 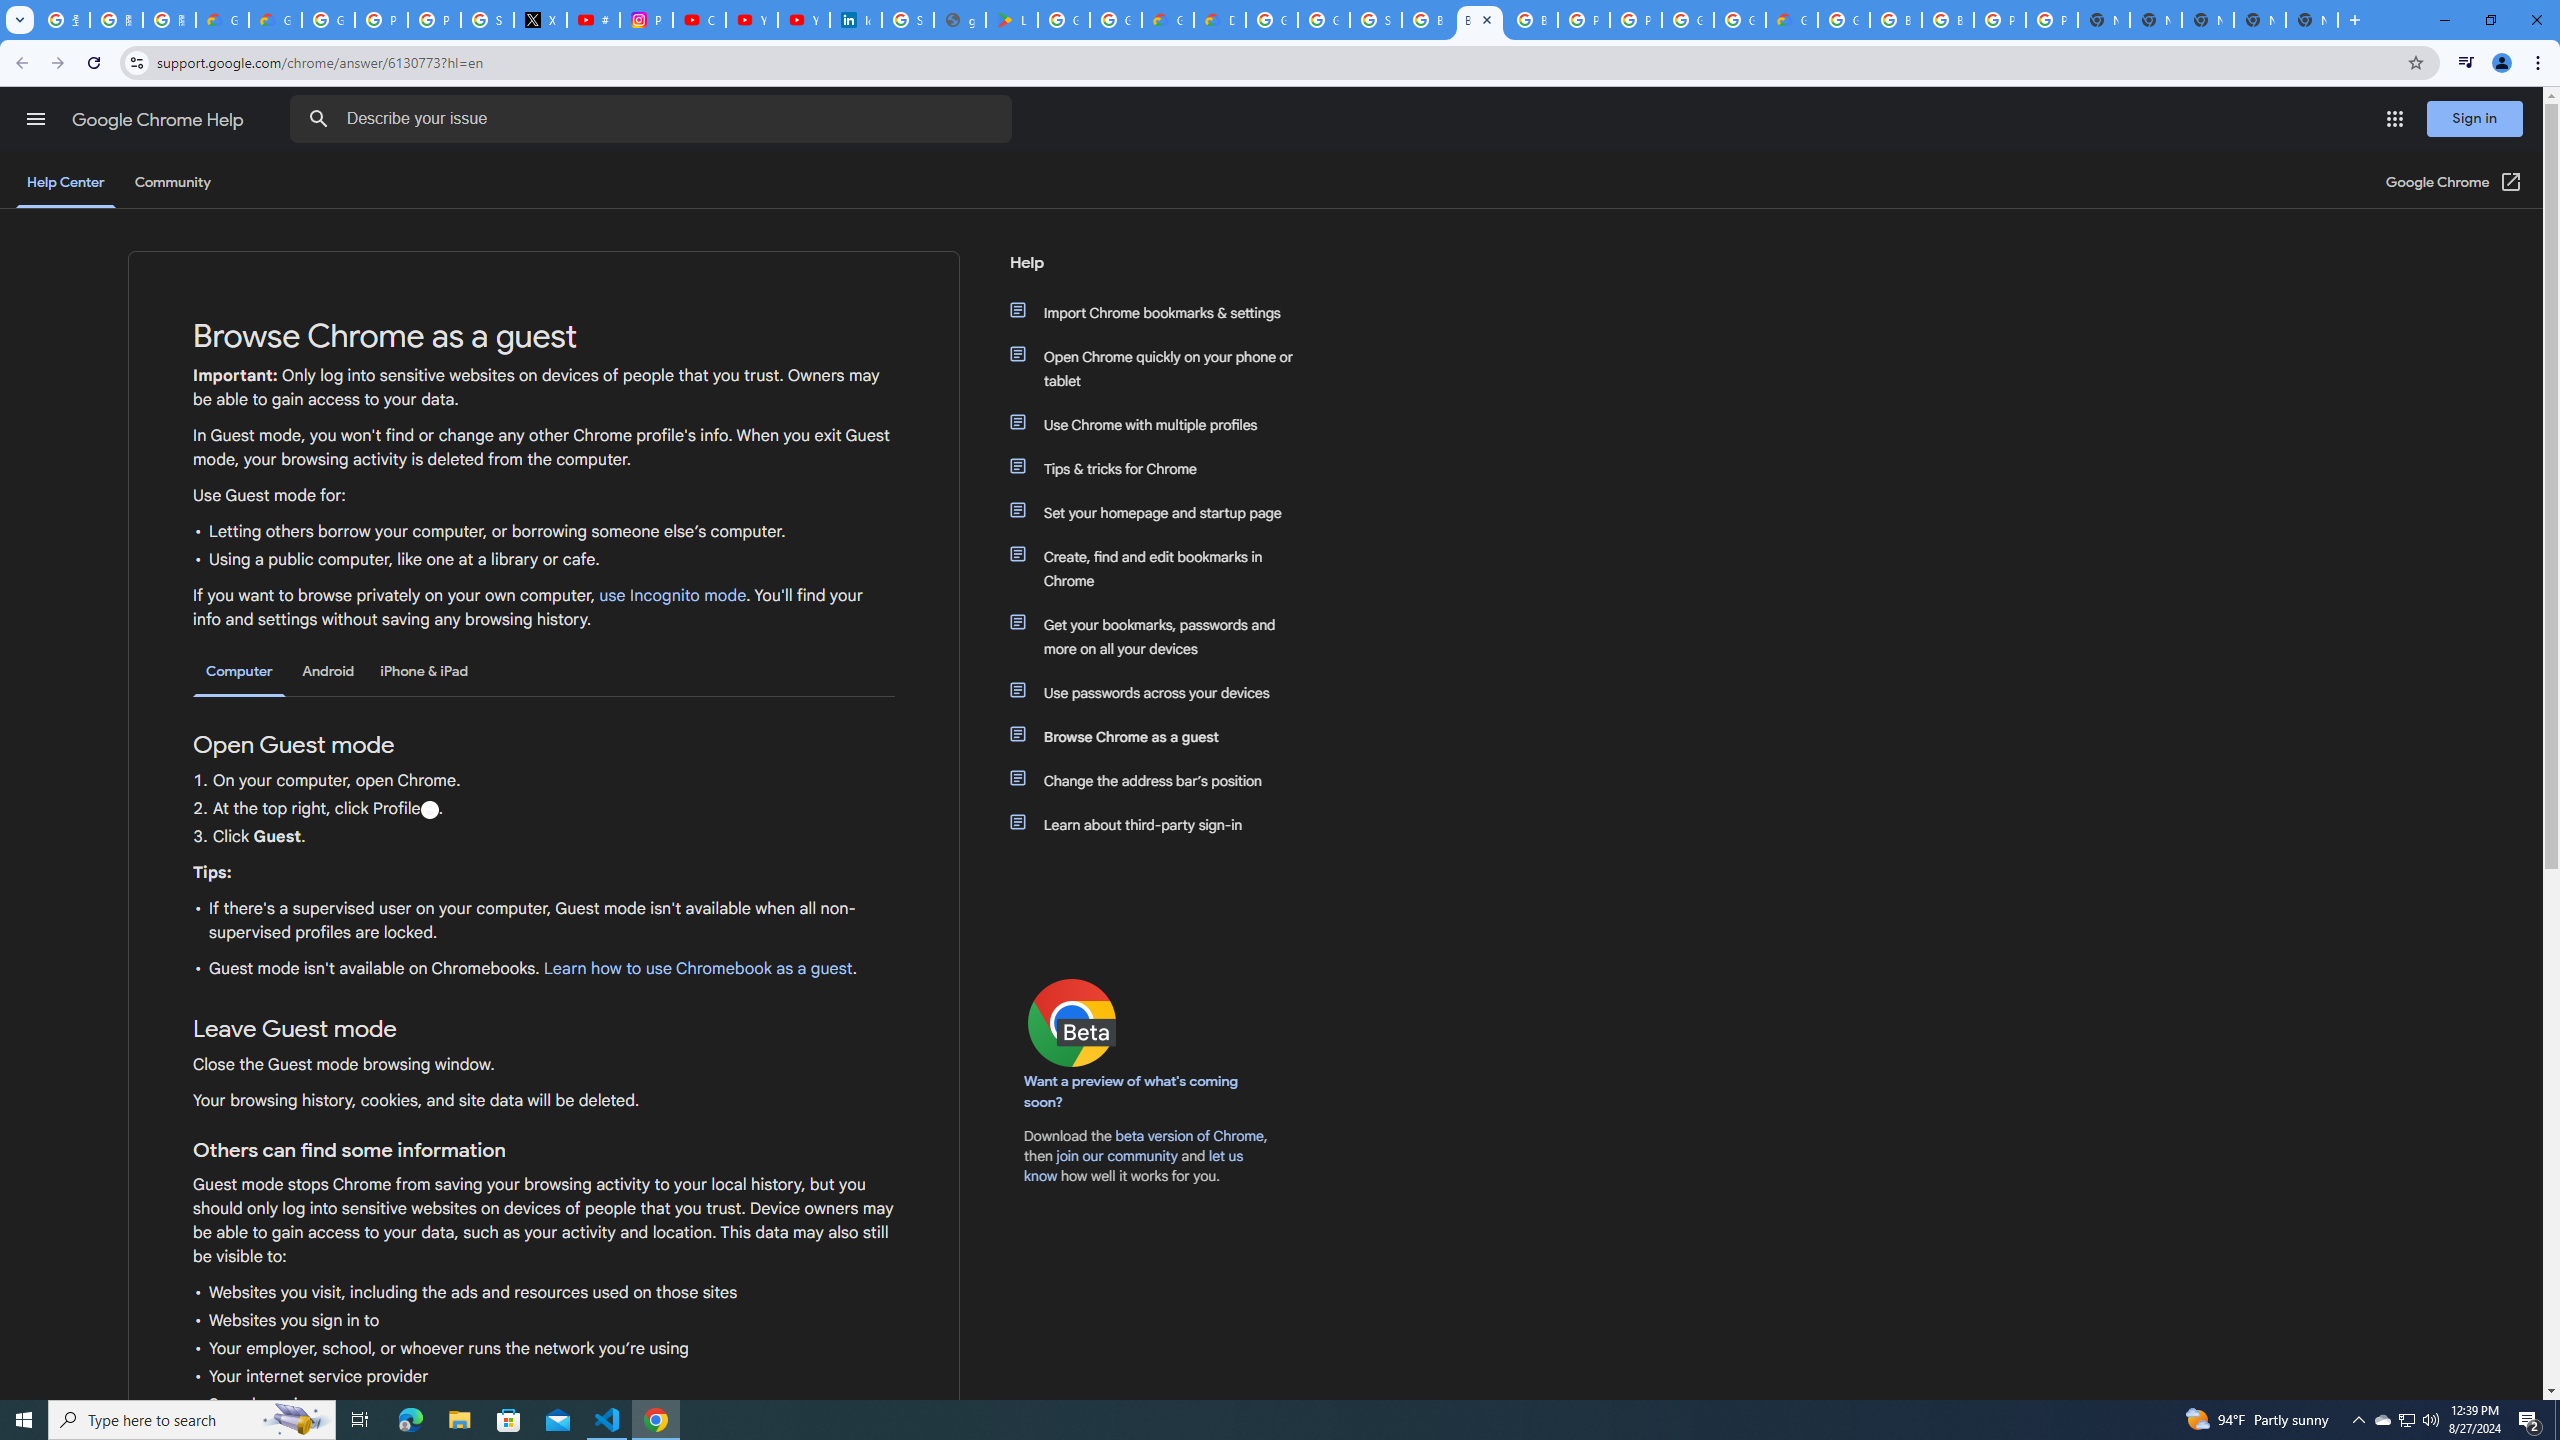 What do you see at coordinates (274, 19) in the screenshot?
I see `'Google Cloud Privacy Notice'` at bounding box center [274, 19].